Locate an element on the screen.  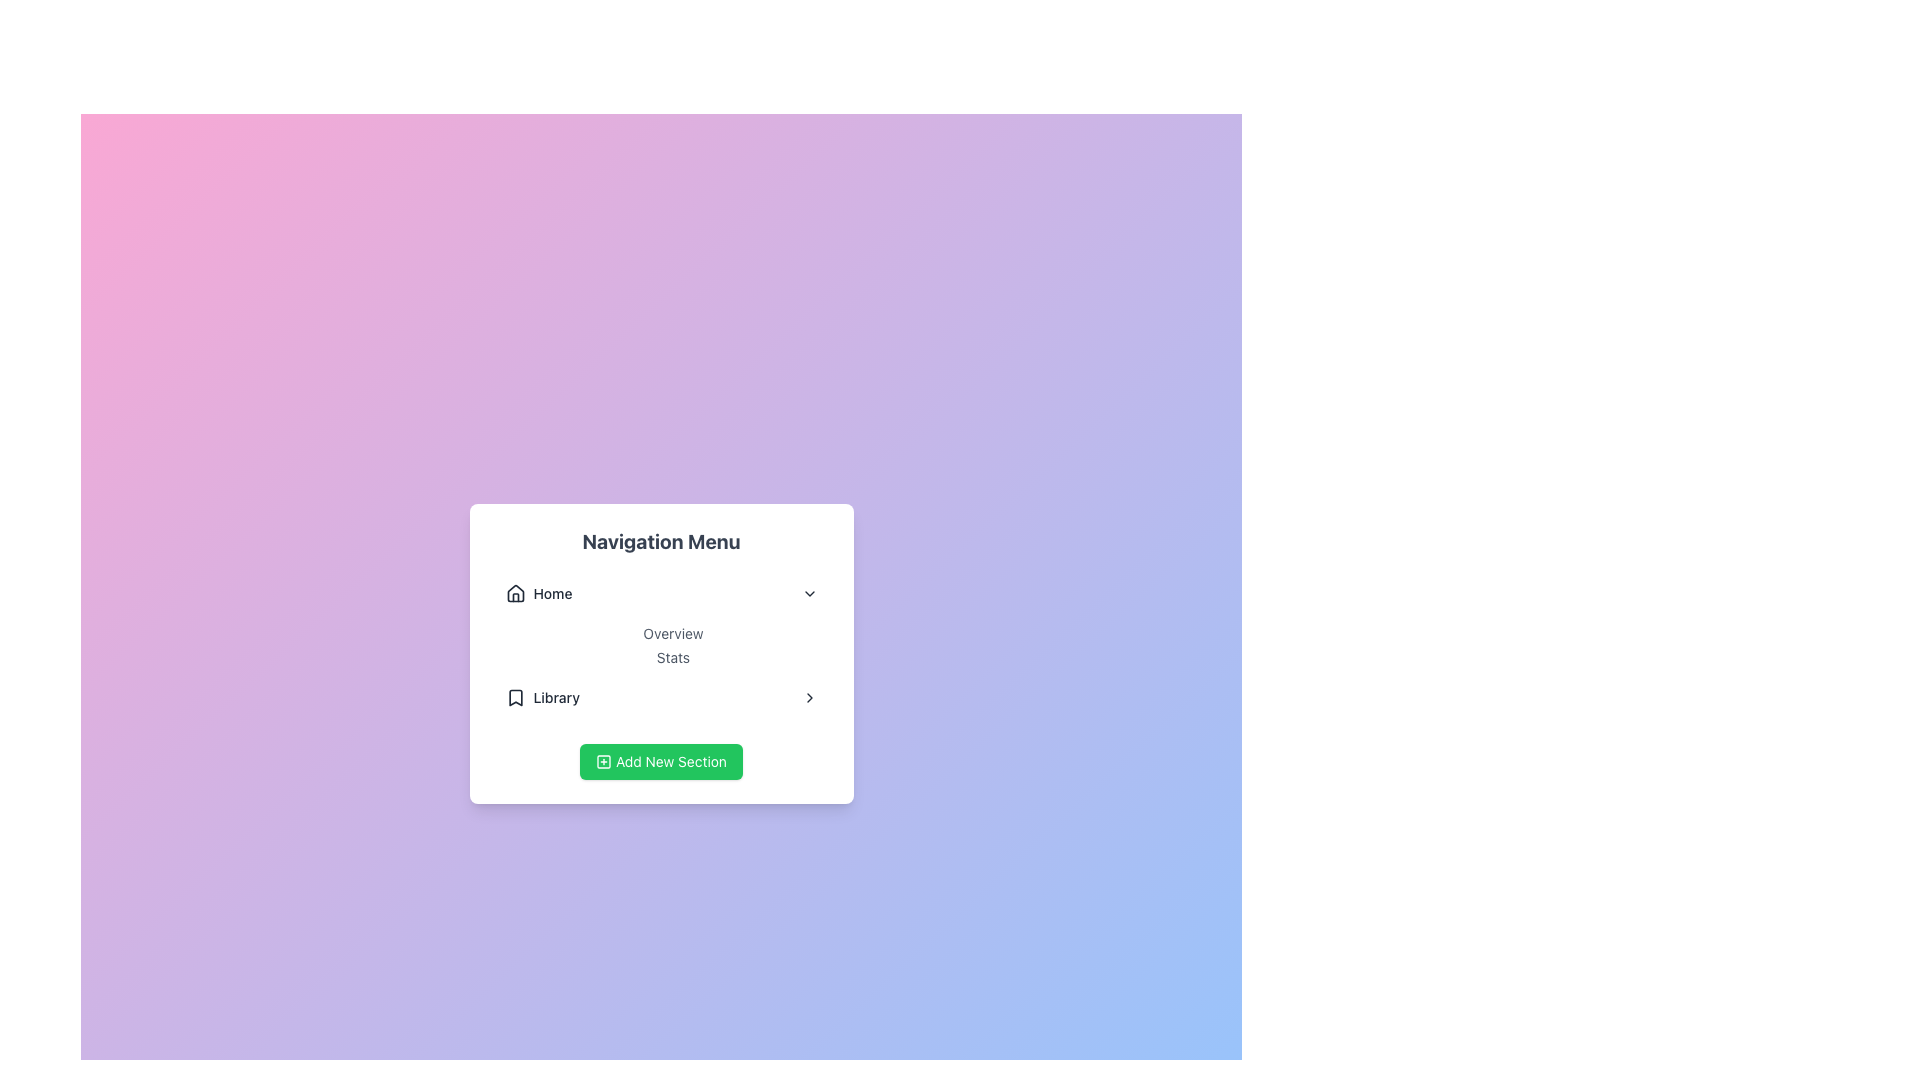
the 'Home' text label in the upper-left section of the navigation menu to indicate the home page option is located at coordinates (552, 593).